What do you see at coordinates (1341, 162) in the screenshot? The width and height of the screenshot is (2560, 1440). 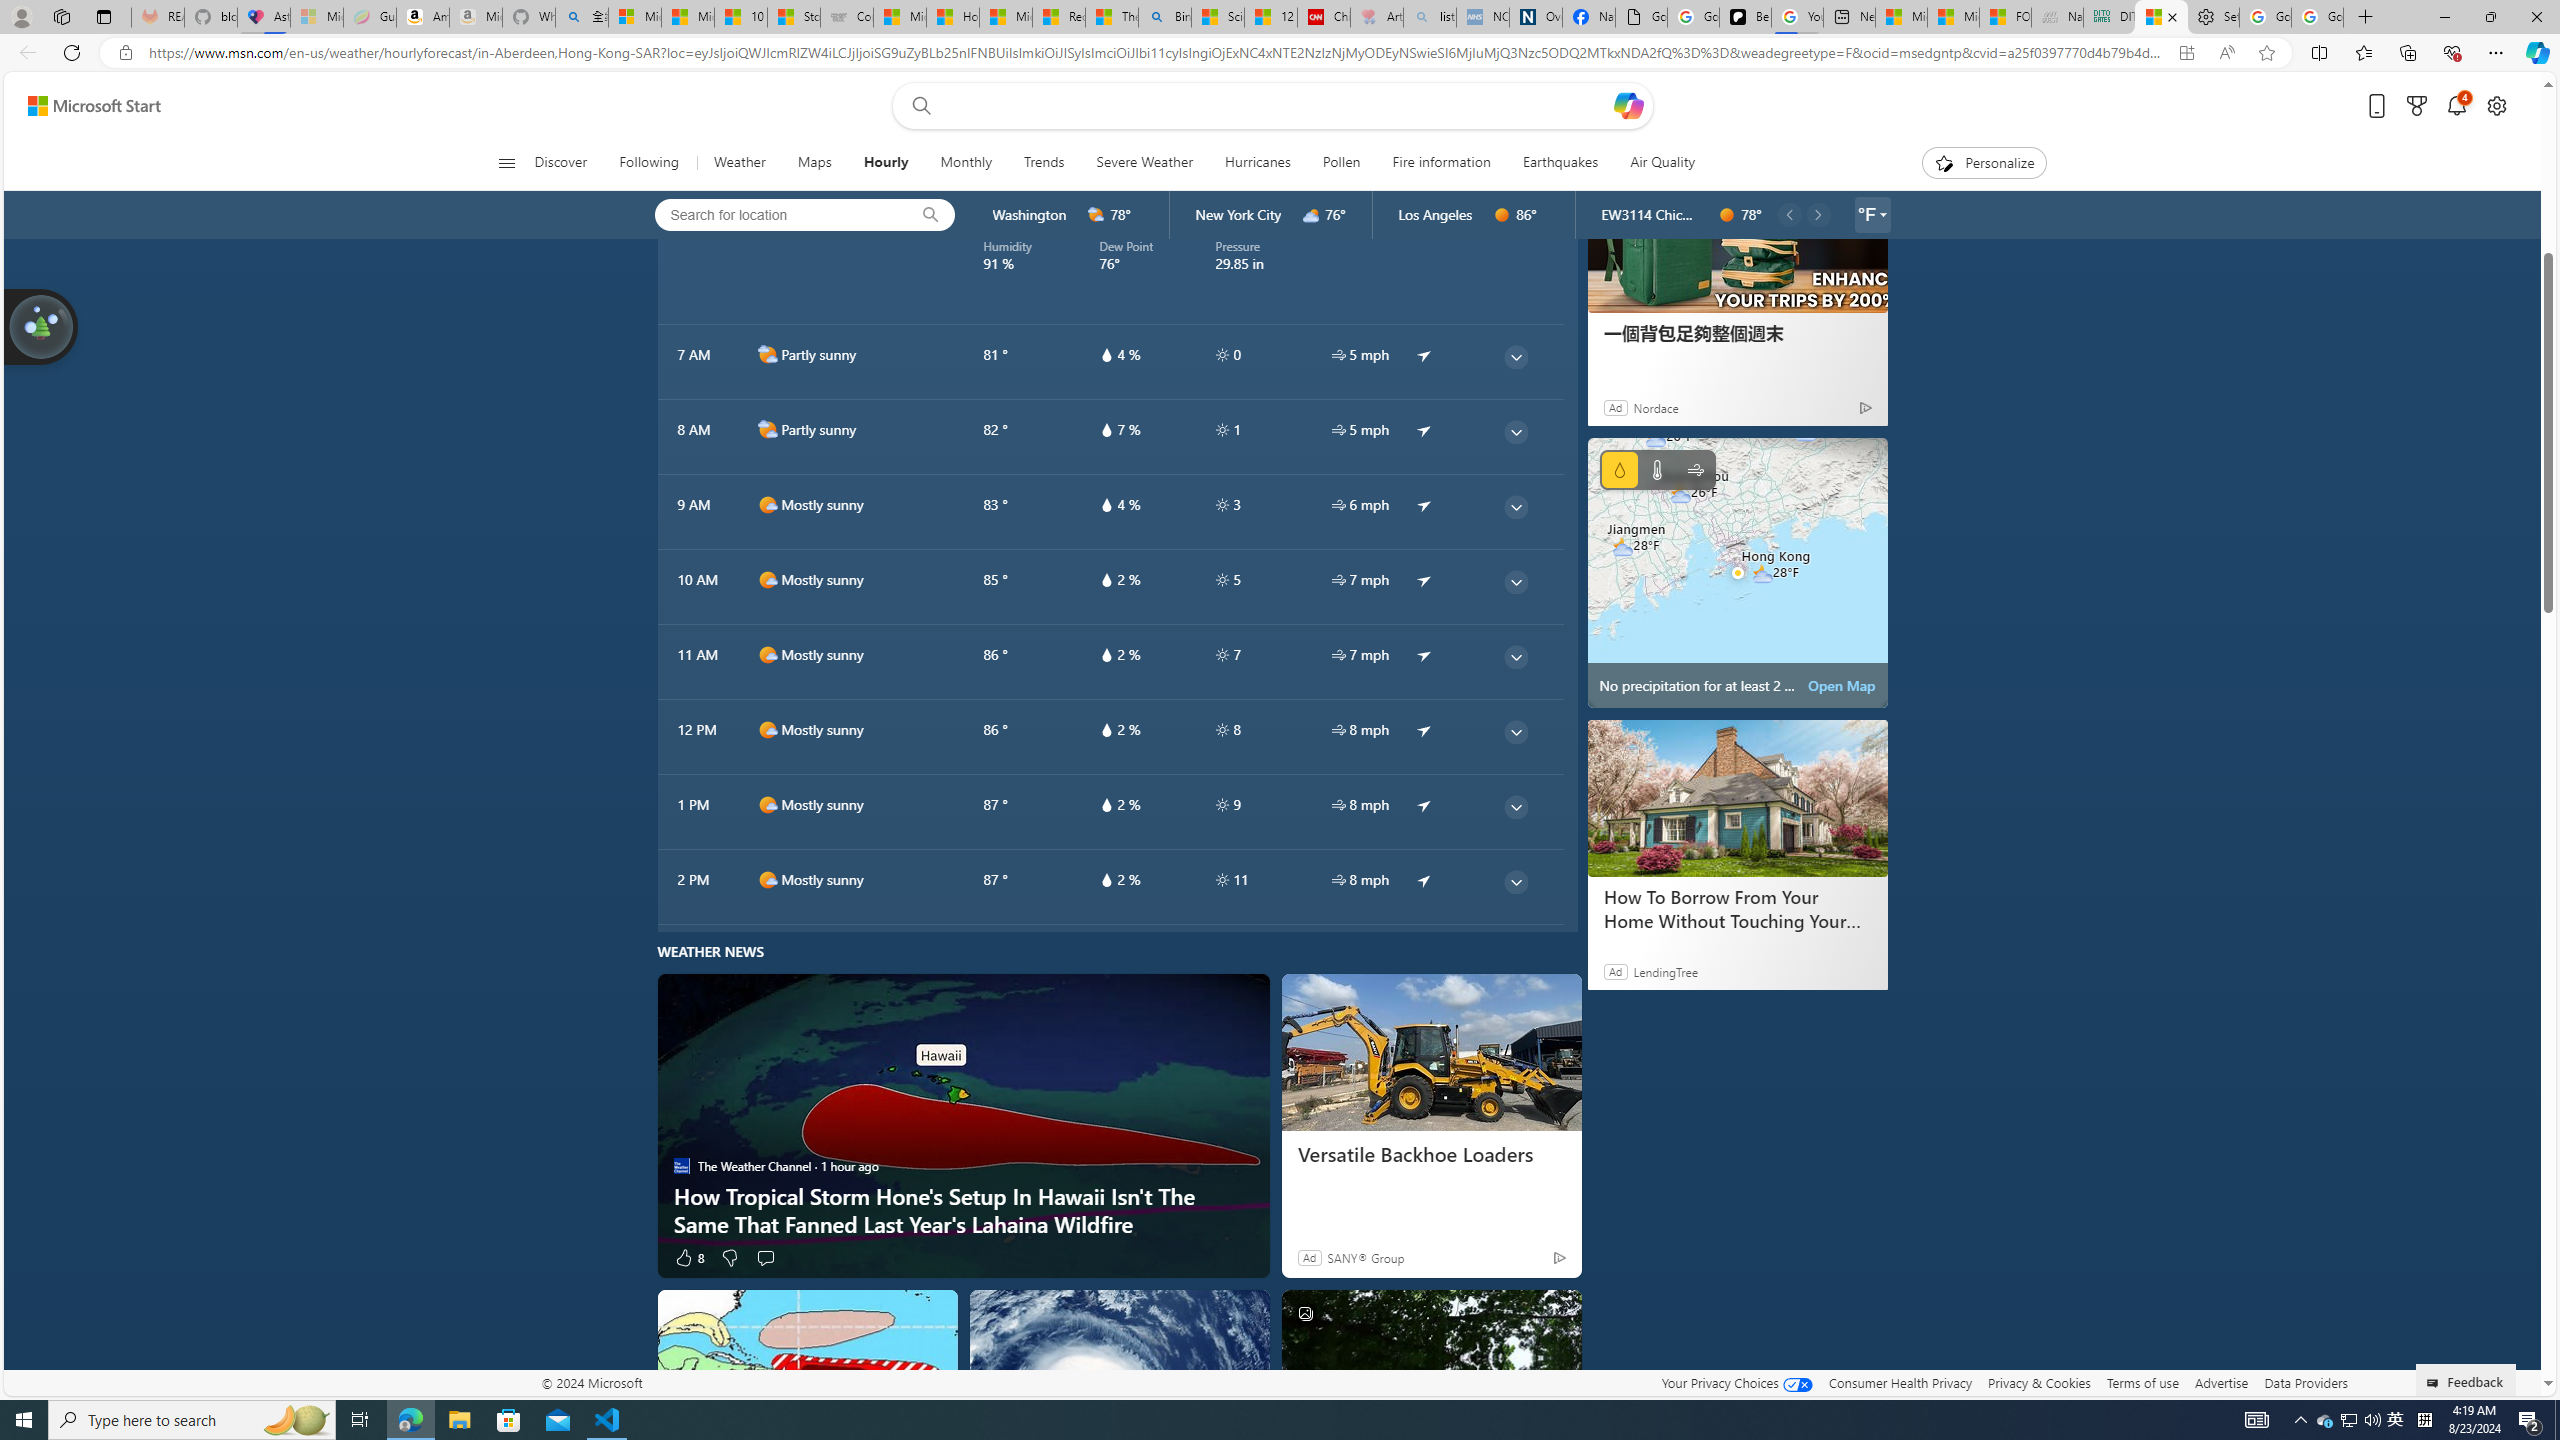 I see `'Pollen'` at bounding box center [1341, 162].